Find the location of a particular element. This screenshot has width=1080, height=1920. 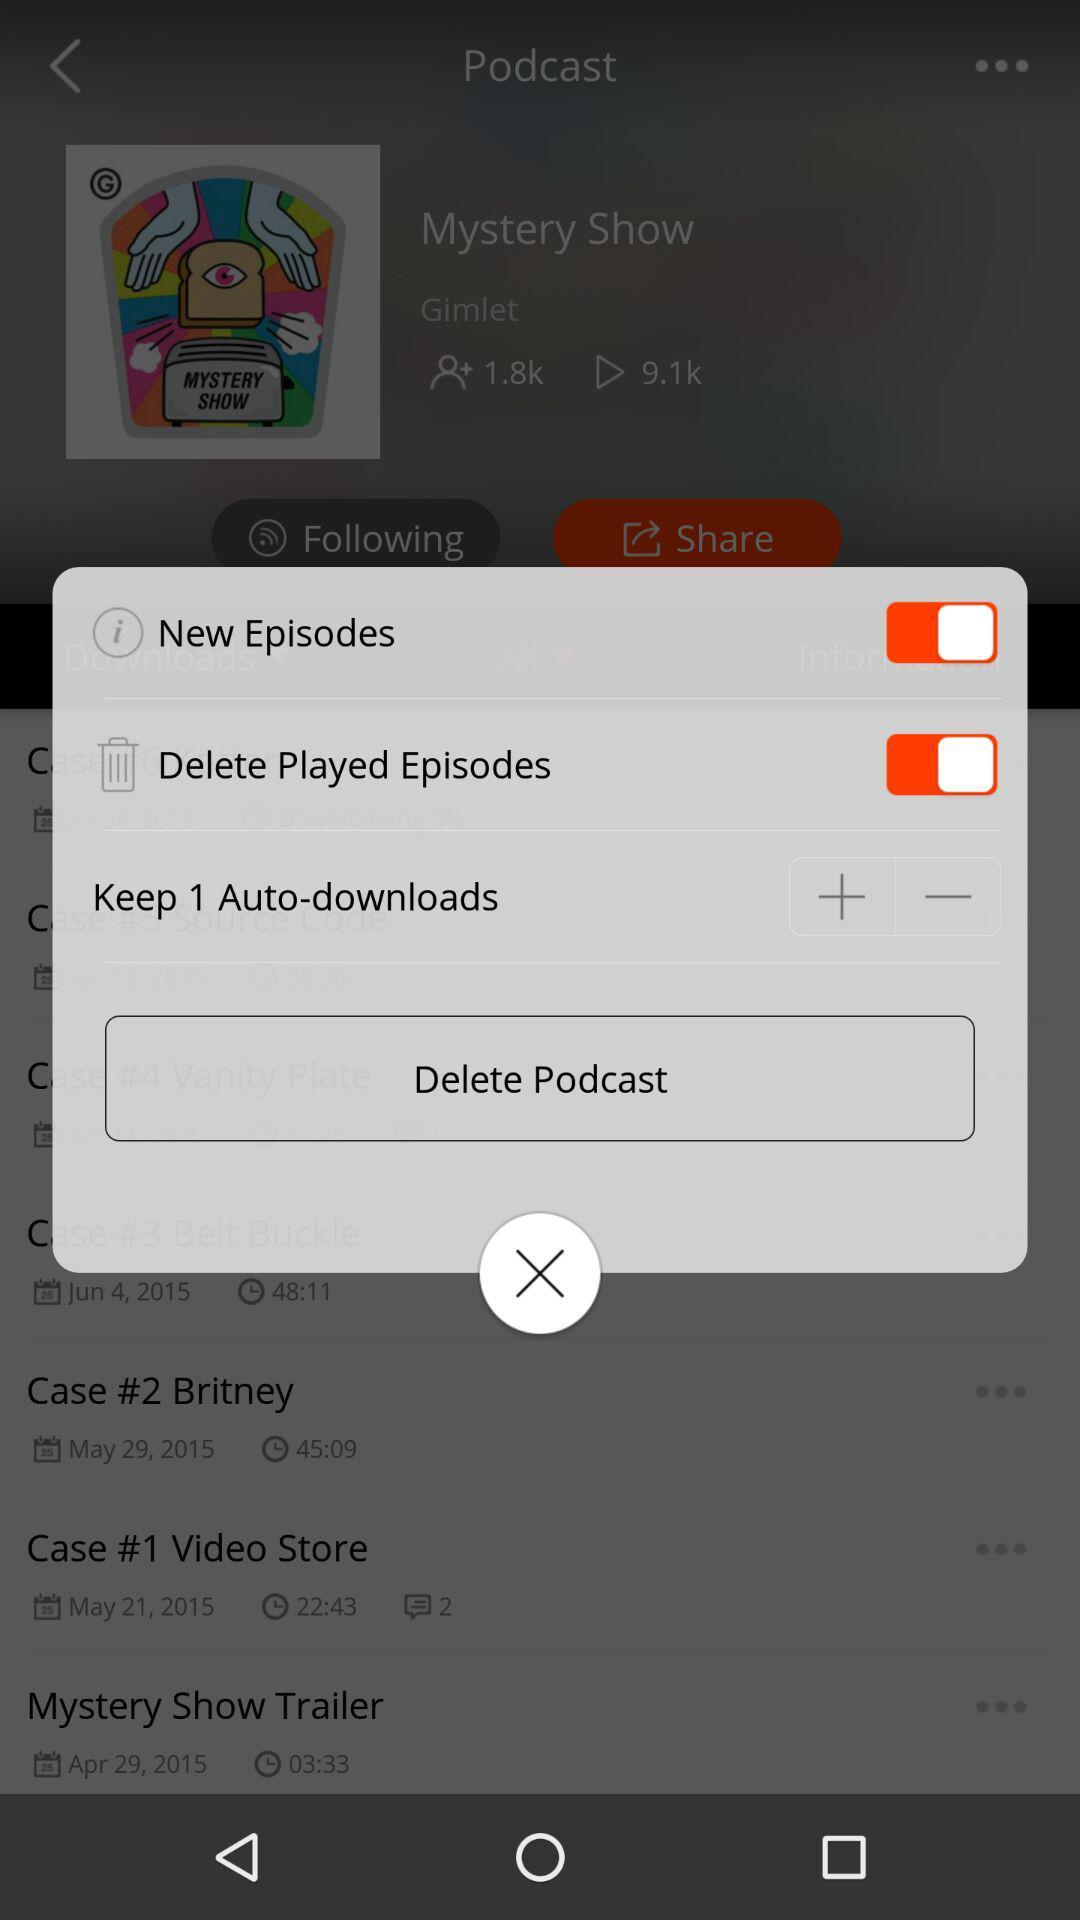

the icon below delete podcast is located at coordinates (540, 1272).